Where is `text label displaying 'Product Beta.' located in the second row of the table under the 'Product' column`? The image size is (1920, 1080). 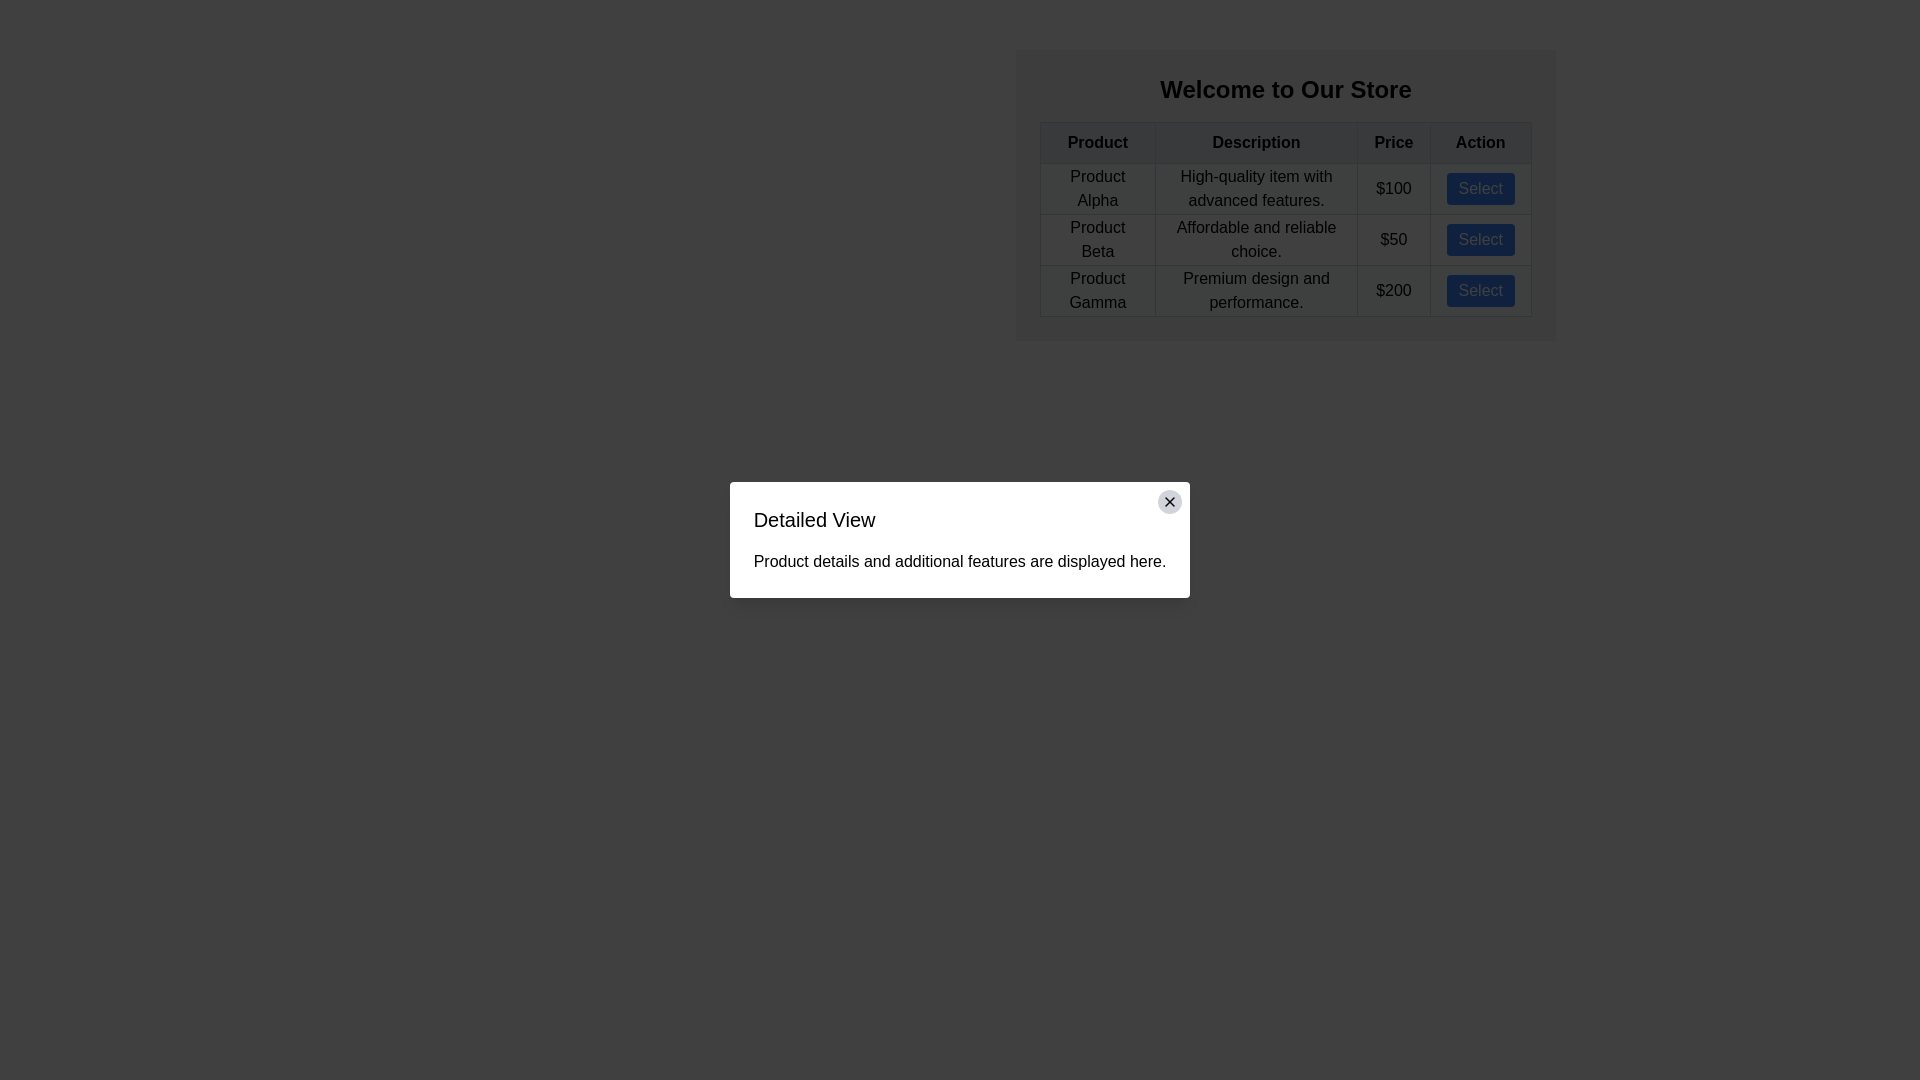
text label displaying 'Product Beta.' located in the second row of the table under the 'Product' column is located at coordinates (1096, 238).